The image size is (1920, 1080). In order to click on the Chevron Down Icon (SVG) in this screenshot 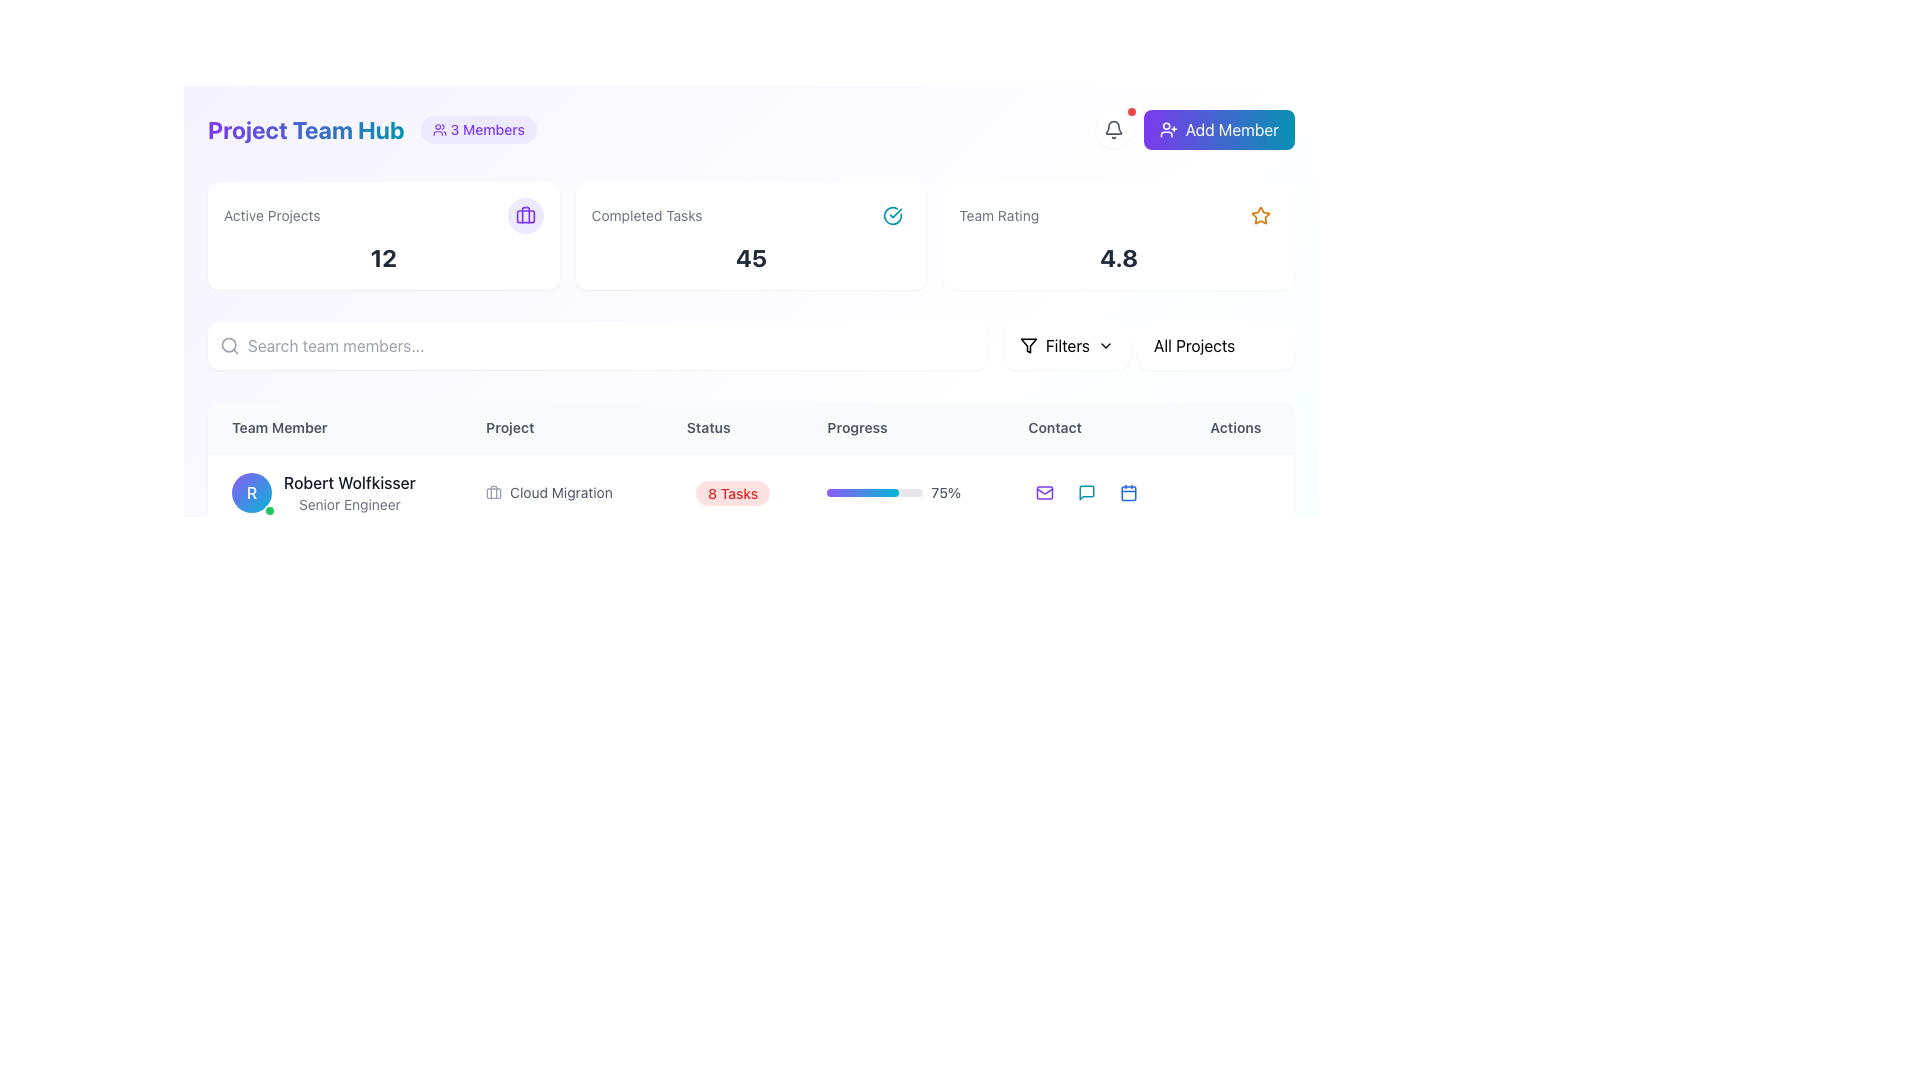, I will do `click(1104, 345)`.